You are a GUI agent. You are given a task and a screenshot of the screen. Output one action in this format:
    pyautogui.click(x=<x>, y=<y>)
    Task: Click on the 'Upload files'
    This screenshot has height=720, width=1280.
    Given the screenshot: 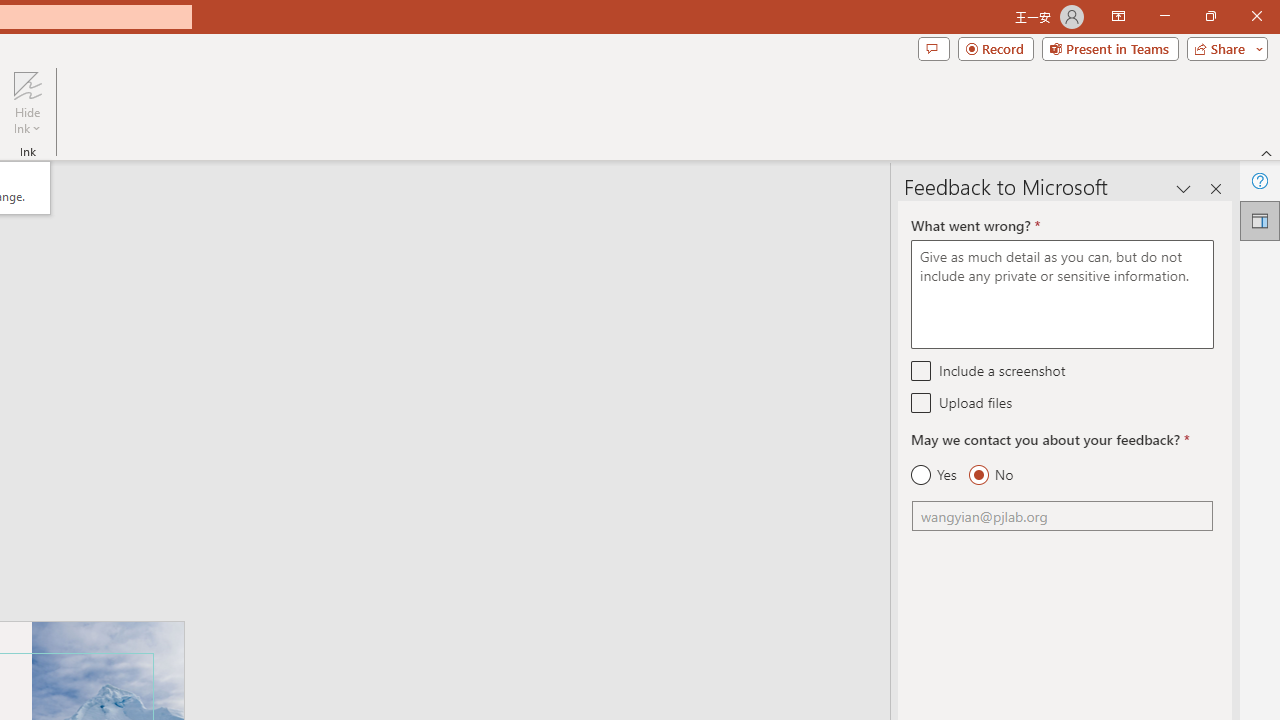 What is the action you would take?
    pyautogui.click(x=920, y=402)
    